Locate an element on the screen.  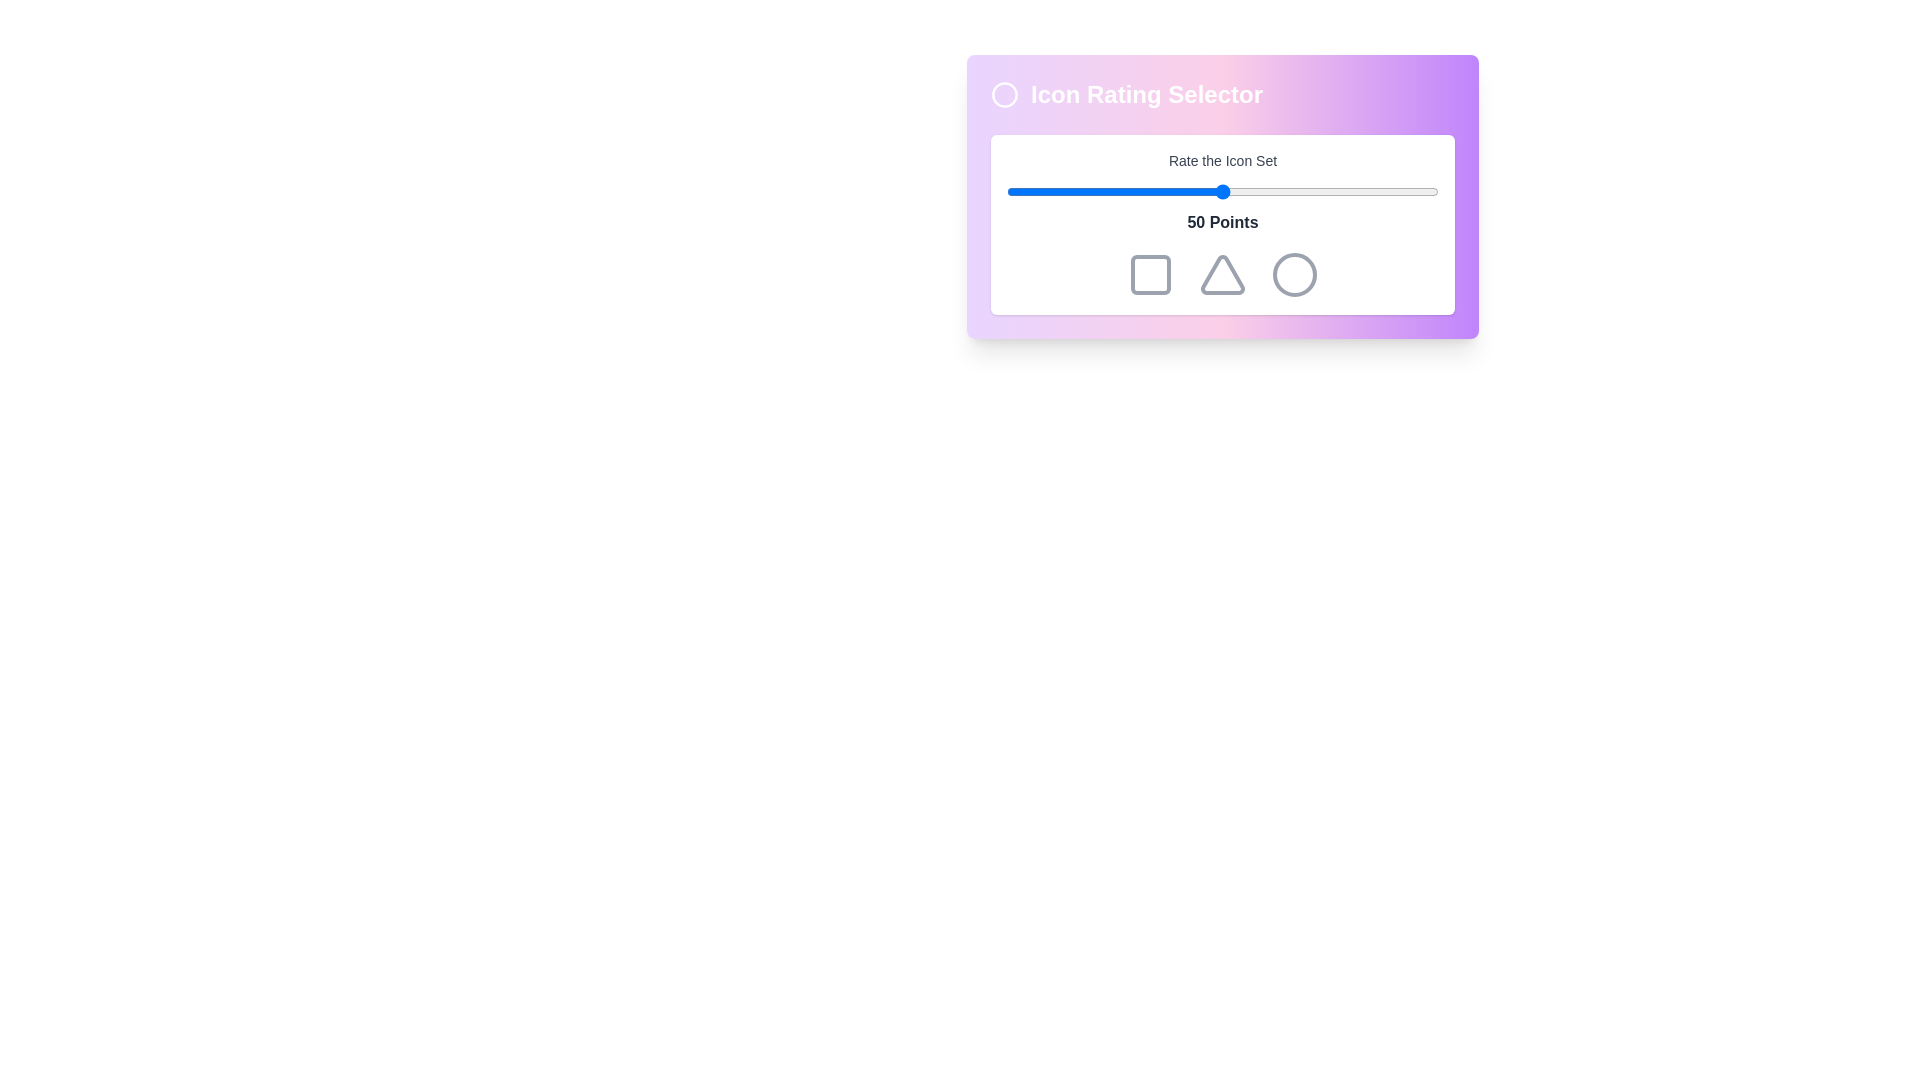
the slider to 95 percent to observe the color changes of the icons is located at coordinates (1416, 192).